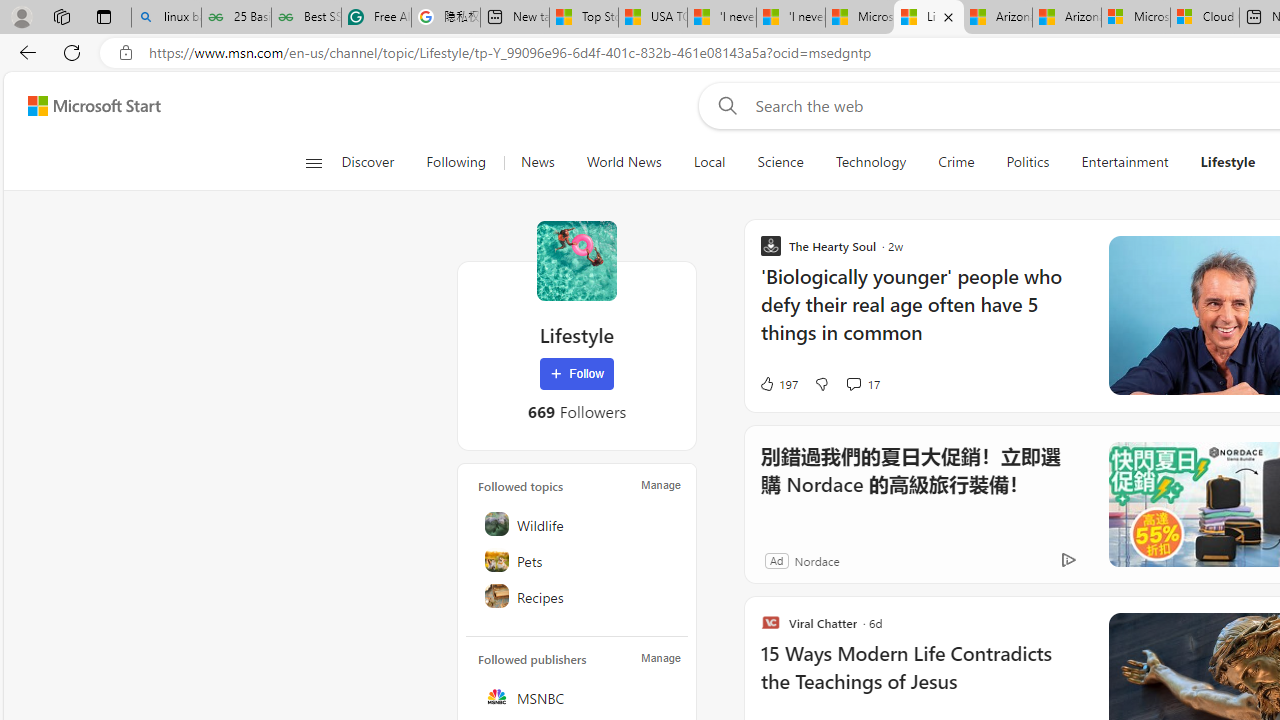 The width and height of the screenshot is (1280, 720). I want to click on 'Refresh', so click(72, 51).